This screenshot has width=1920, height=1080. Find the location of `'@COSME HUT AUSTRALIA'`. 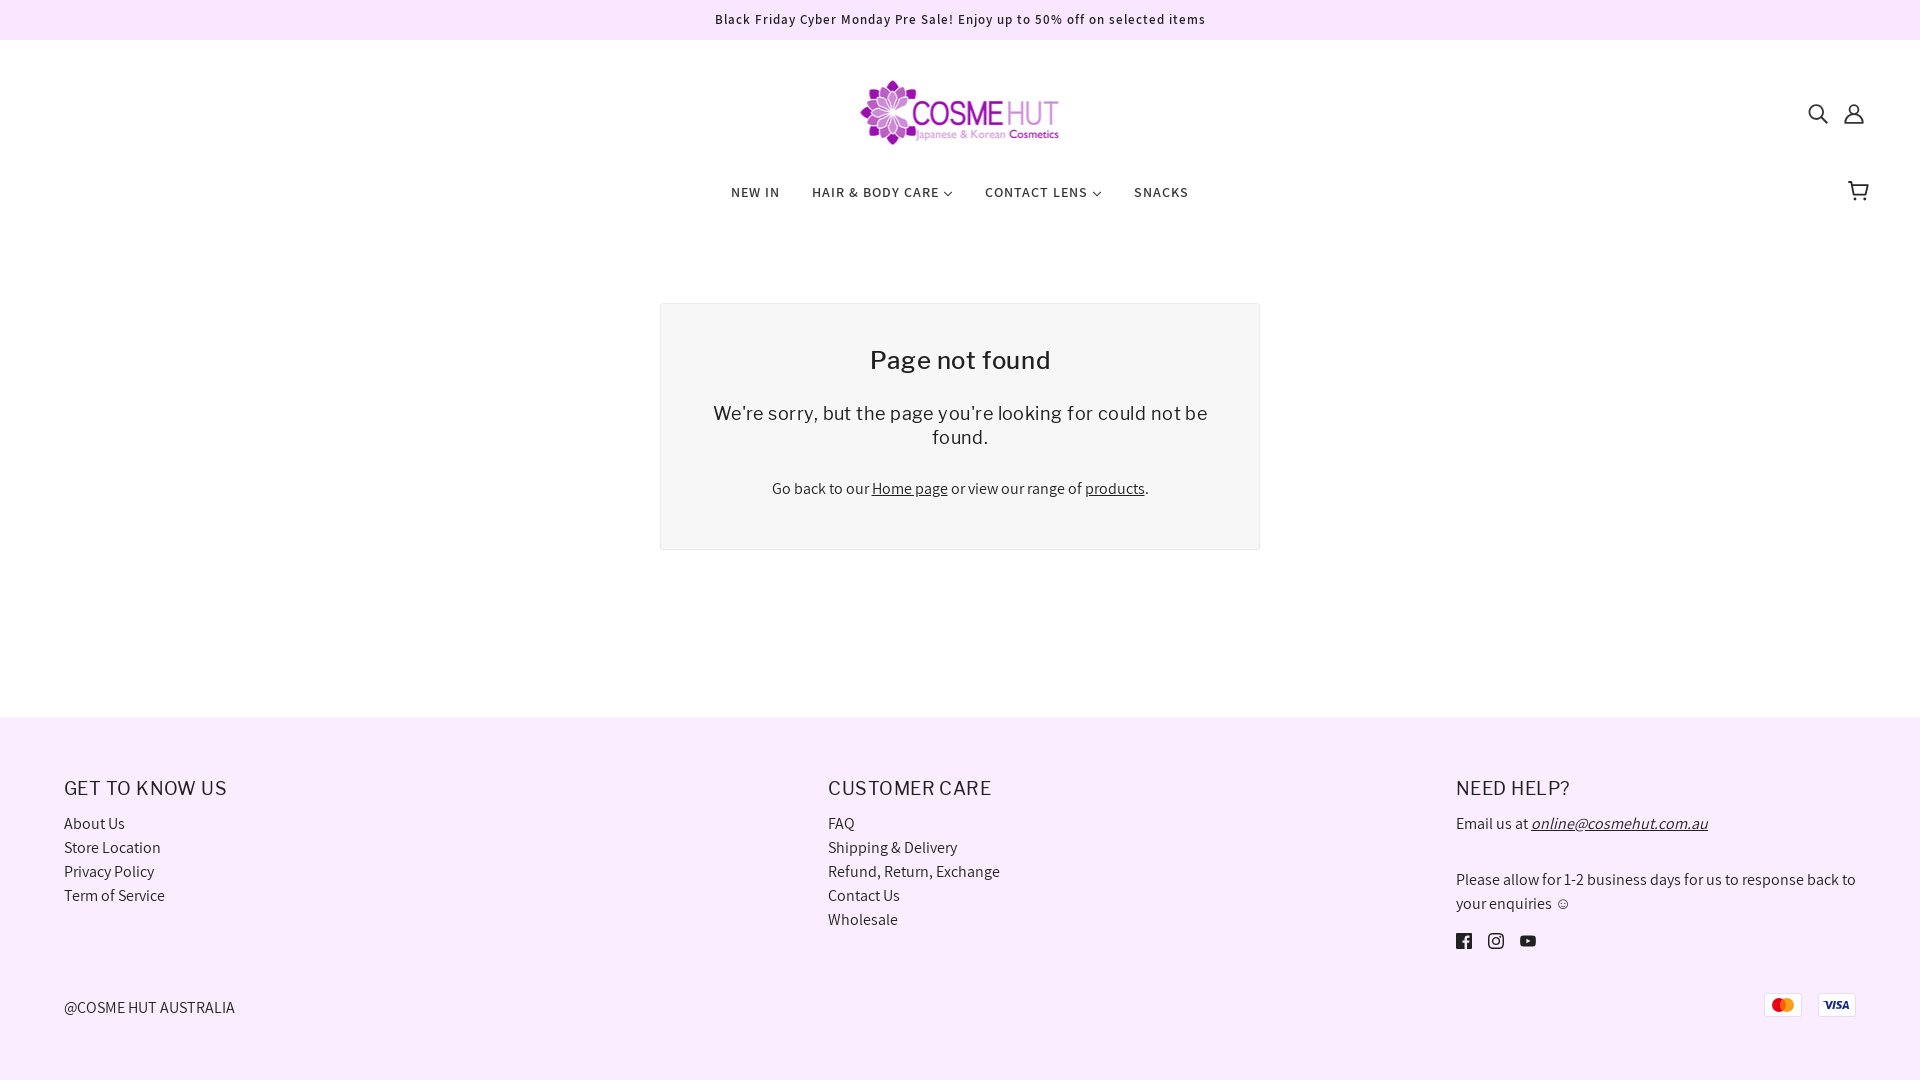

'@COSME HUT AUSTRALIA' is located at coordinates (148, 1007).